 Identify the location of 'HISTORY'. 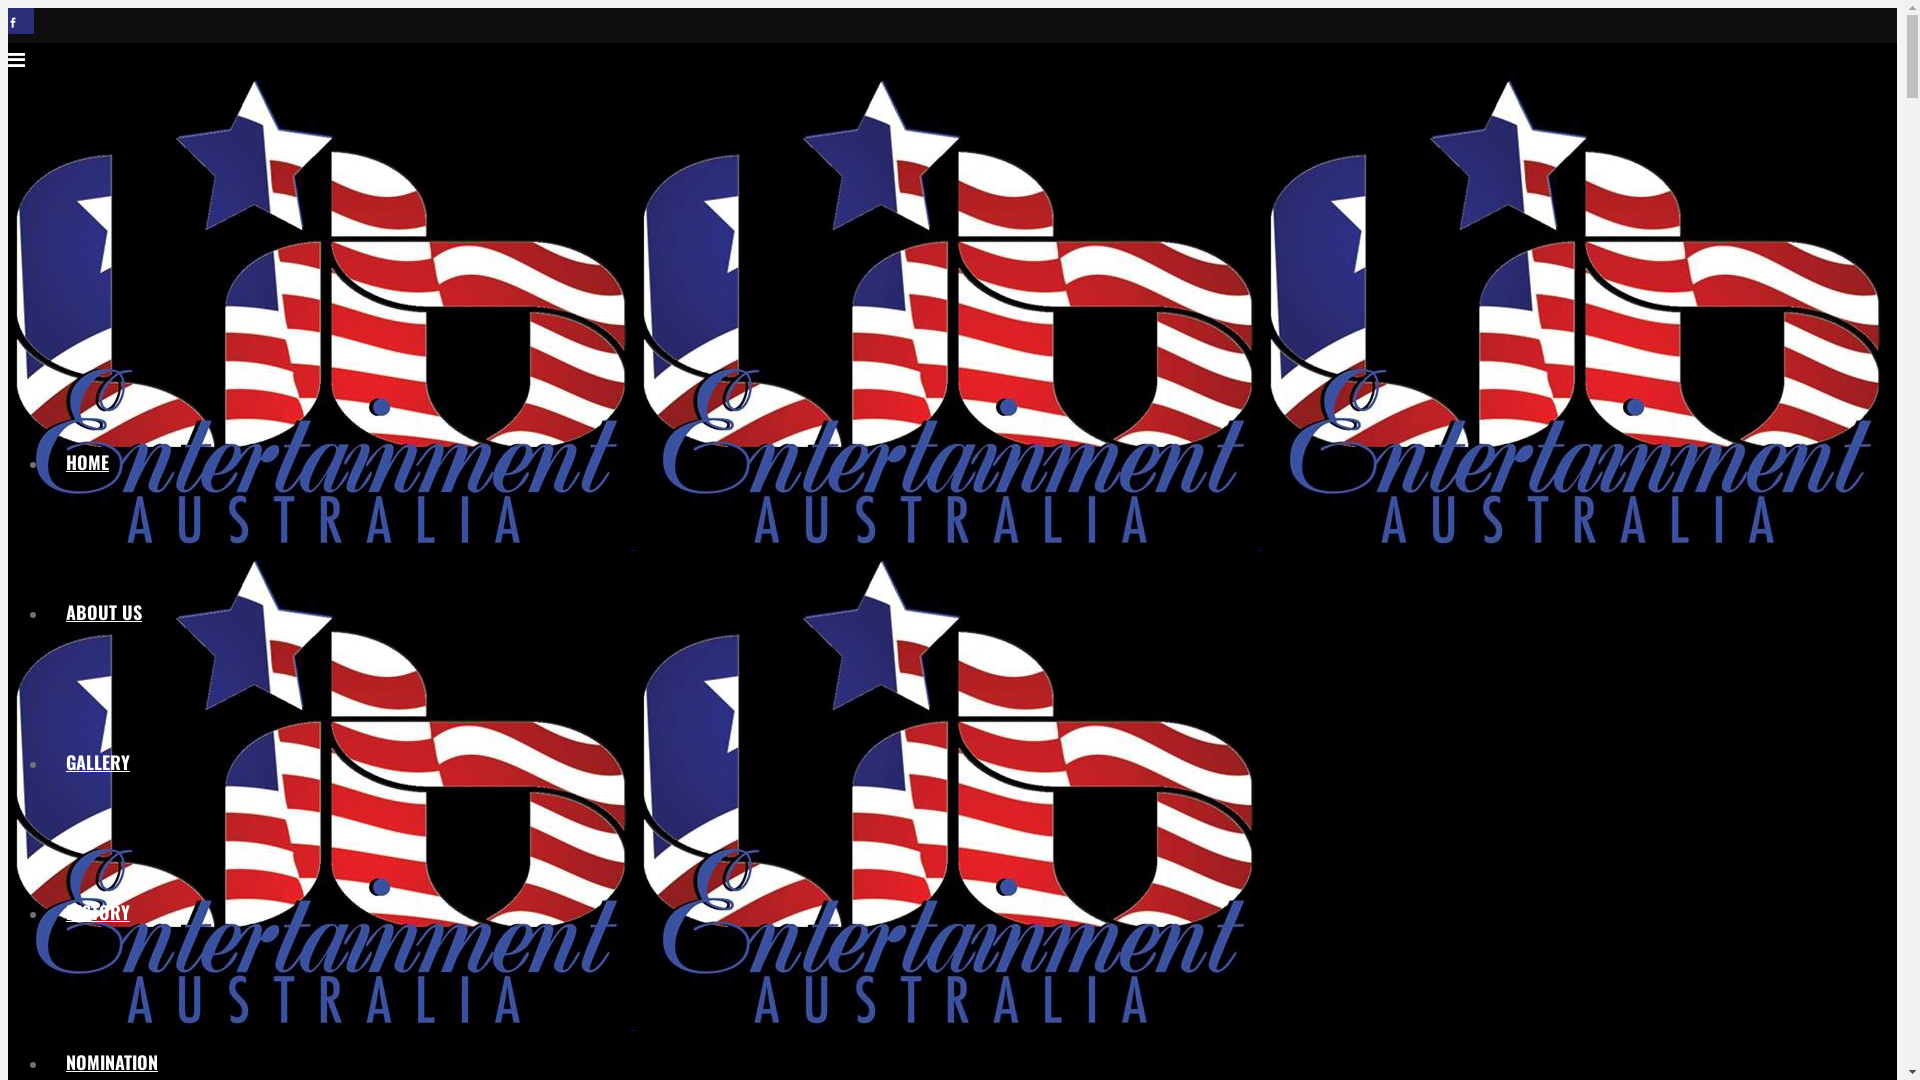
(96, 911).